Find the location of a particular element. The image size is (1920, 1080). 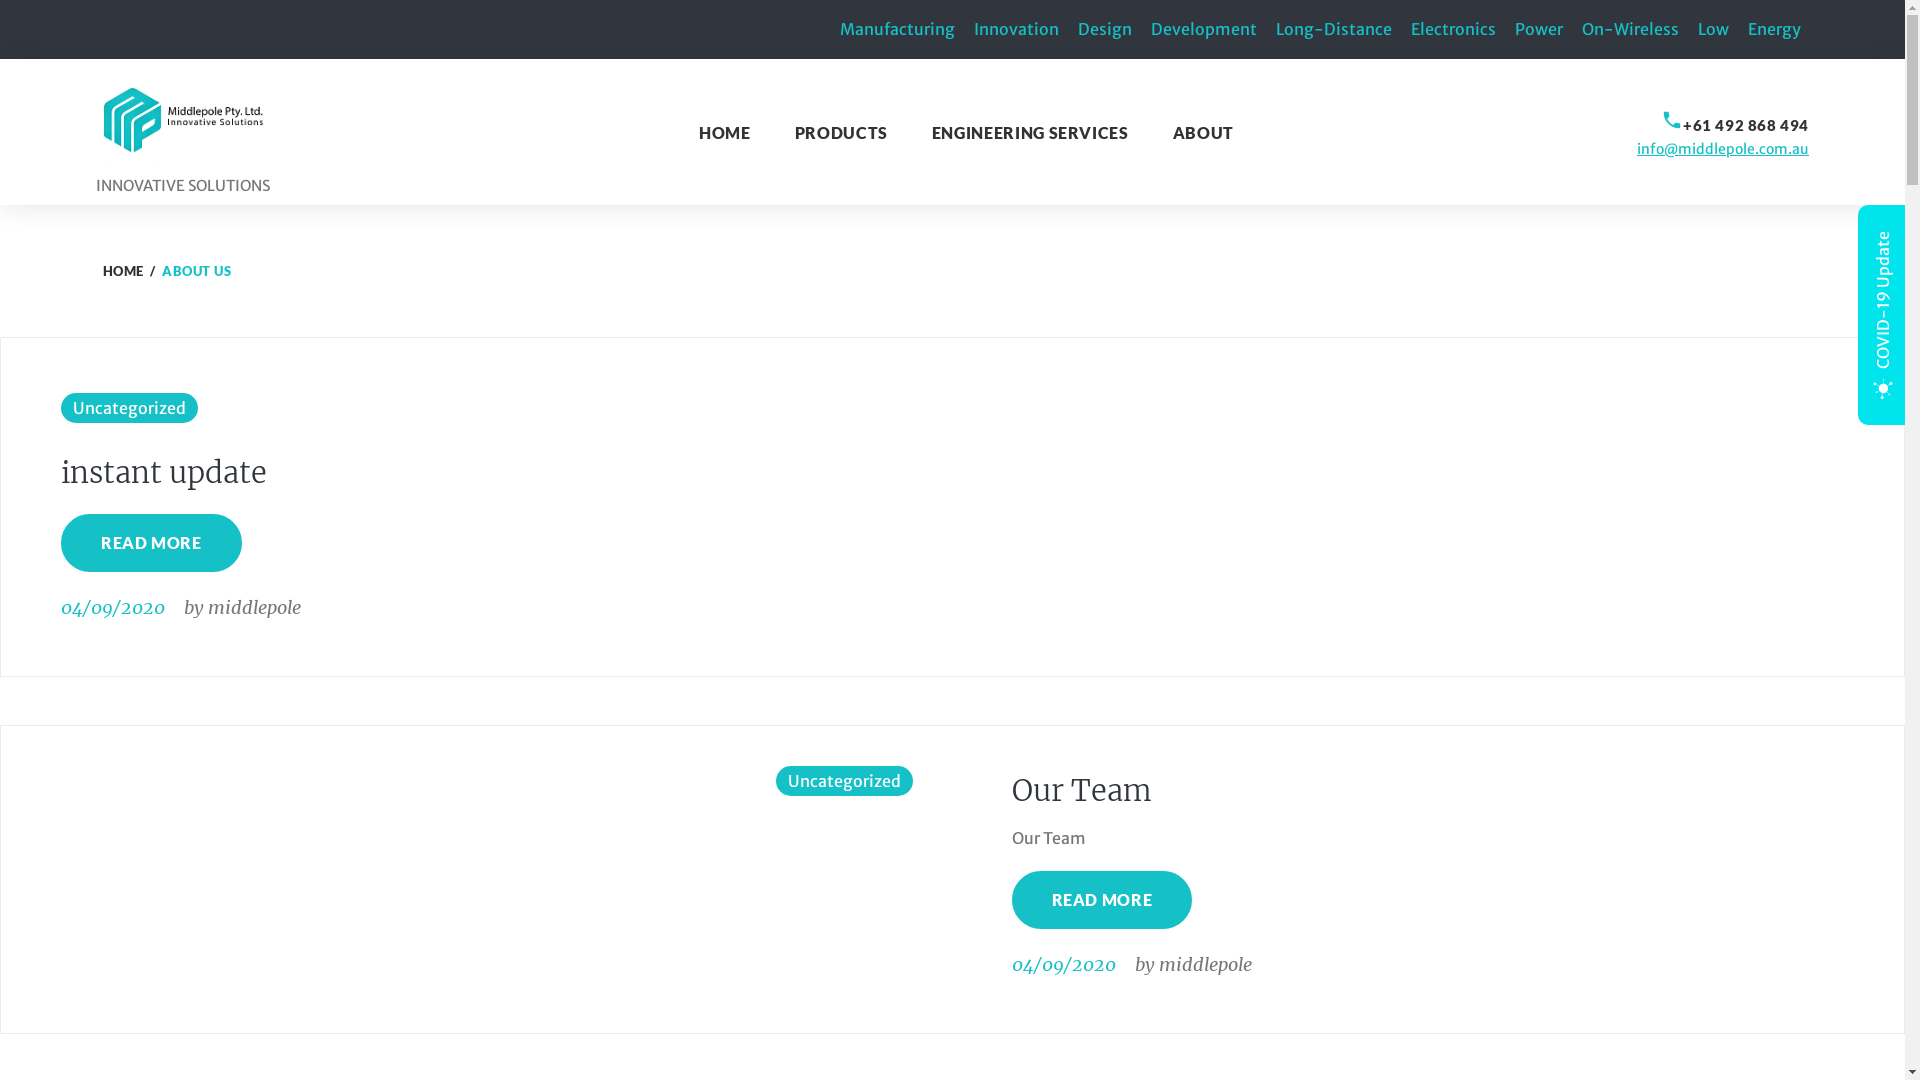

'Energy' is located at coordinates (1746, 29).